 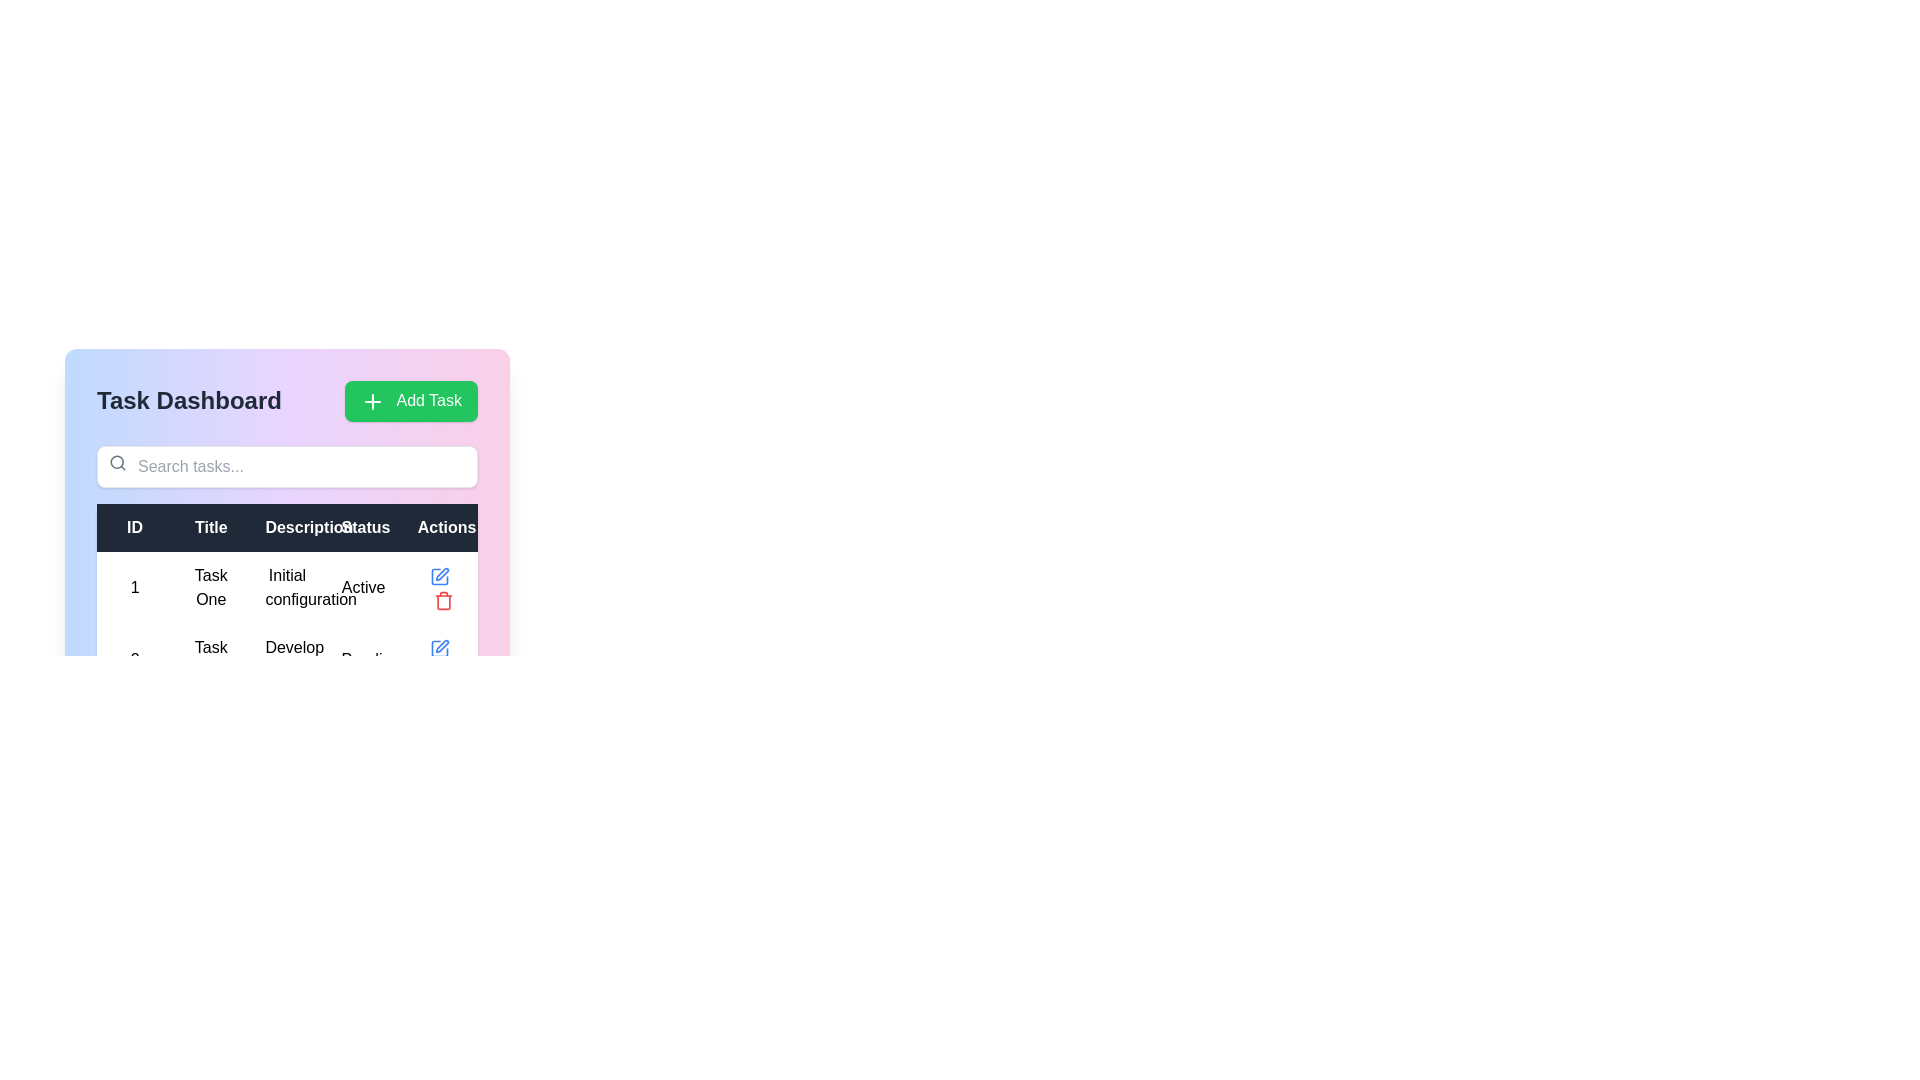 What do you see at coordinates (286, 585) in the screenshot?
I see `the text label` at bounding box center [286, 585].